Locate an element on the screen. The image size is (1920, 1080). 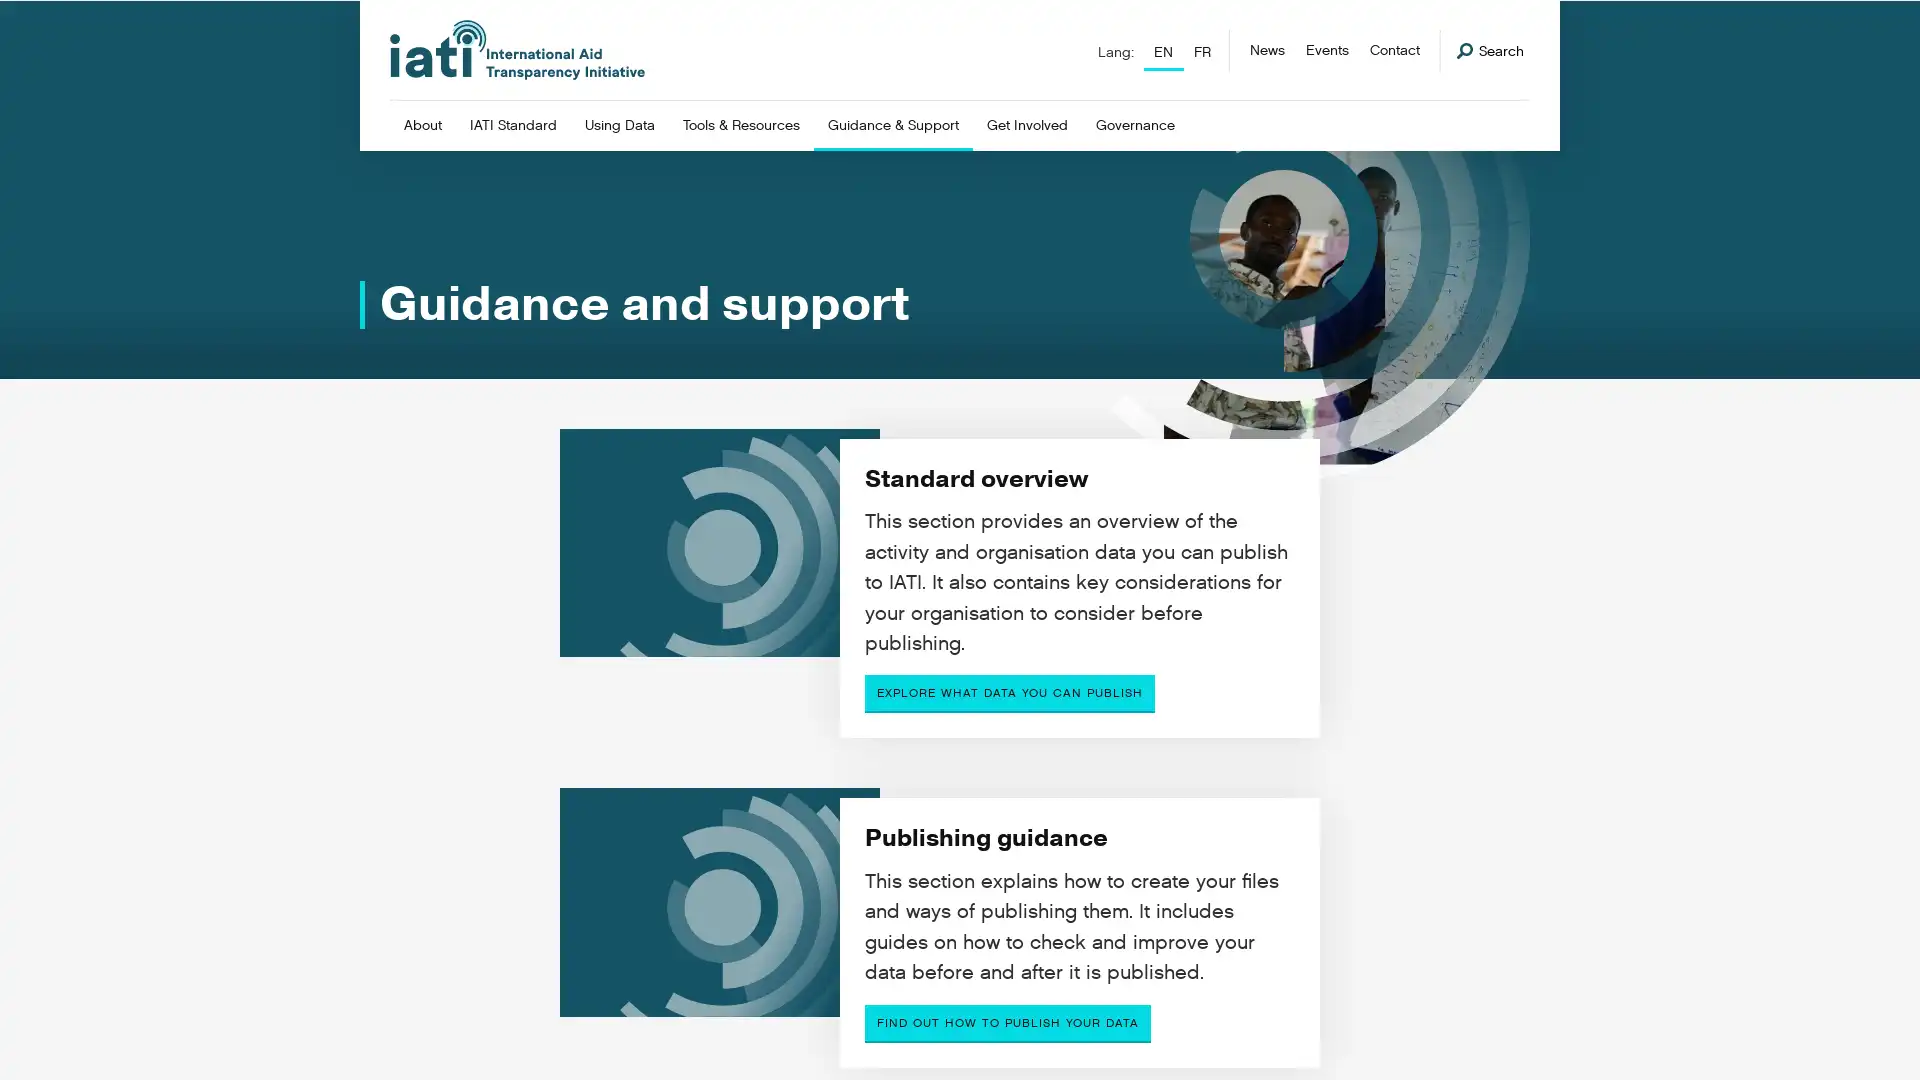
Search is located at coordinates (1490, 50).